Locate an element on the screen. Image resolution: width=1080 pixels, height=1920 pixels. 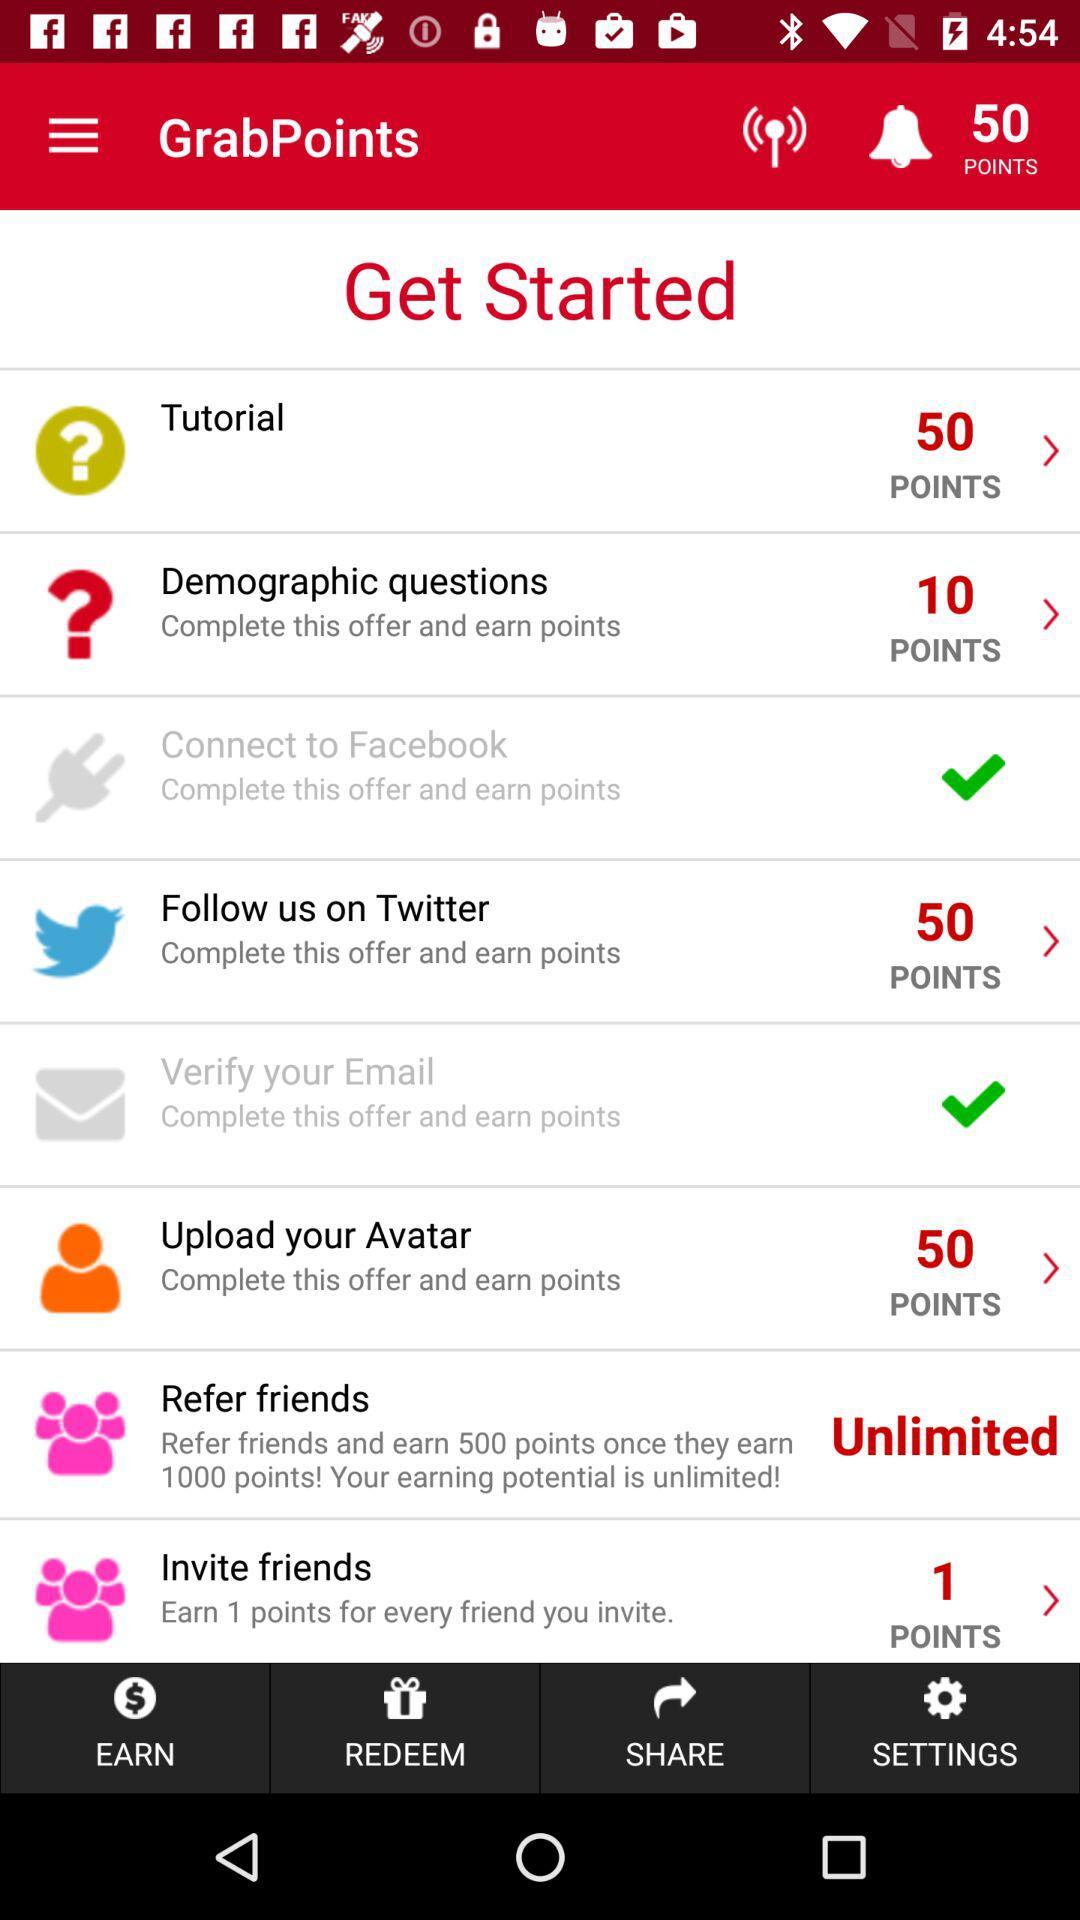
icon to the right of redeem item is located at coordinates (675, 1727).